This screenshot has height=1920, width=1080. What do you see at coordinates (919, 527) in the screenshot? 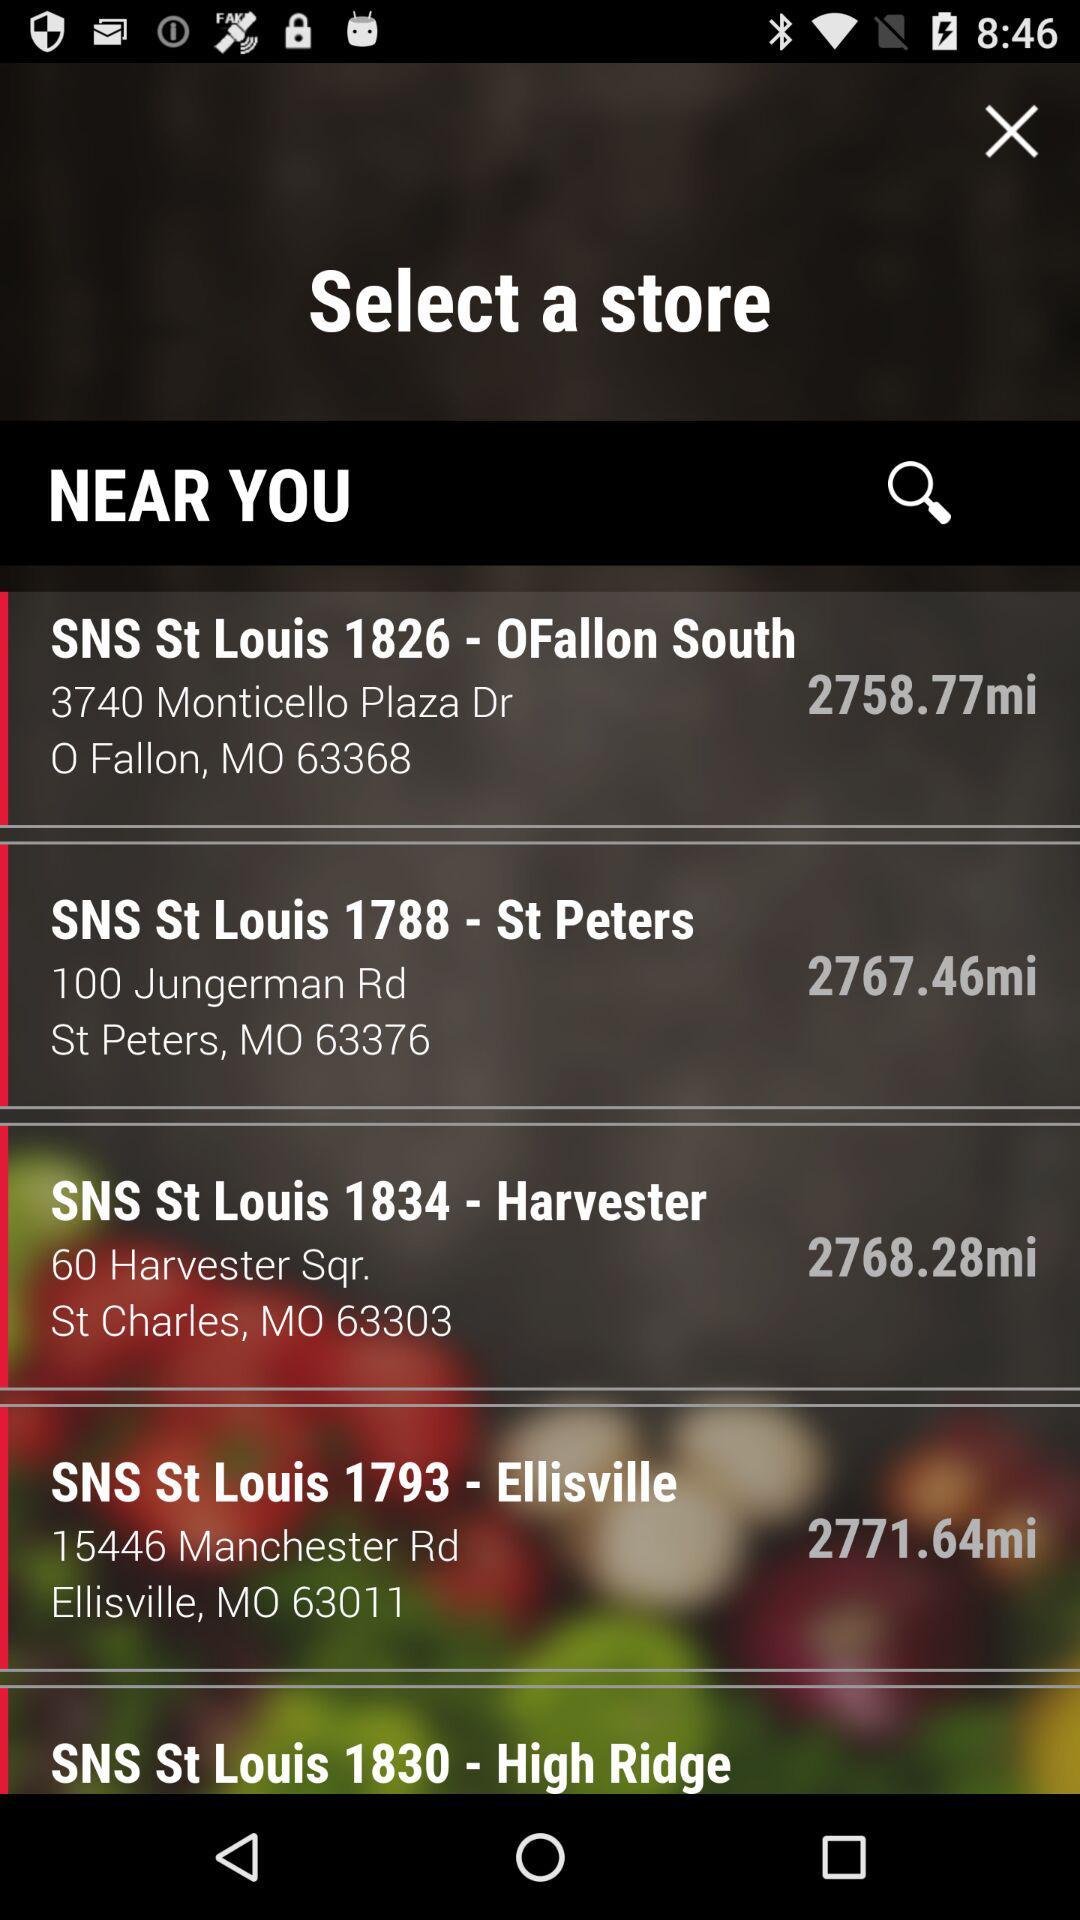
I see `the search icon` at bounding box center [919, 527].